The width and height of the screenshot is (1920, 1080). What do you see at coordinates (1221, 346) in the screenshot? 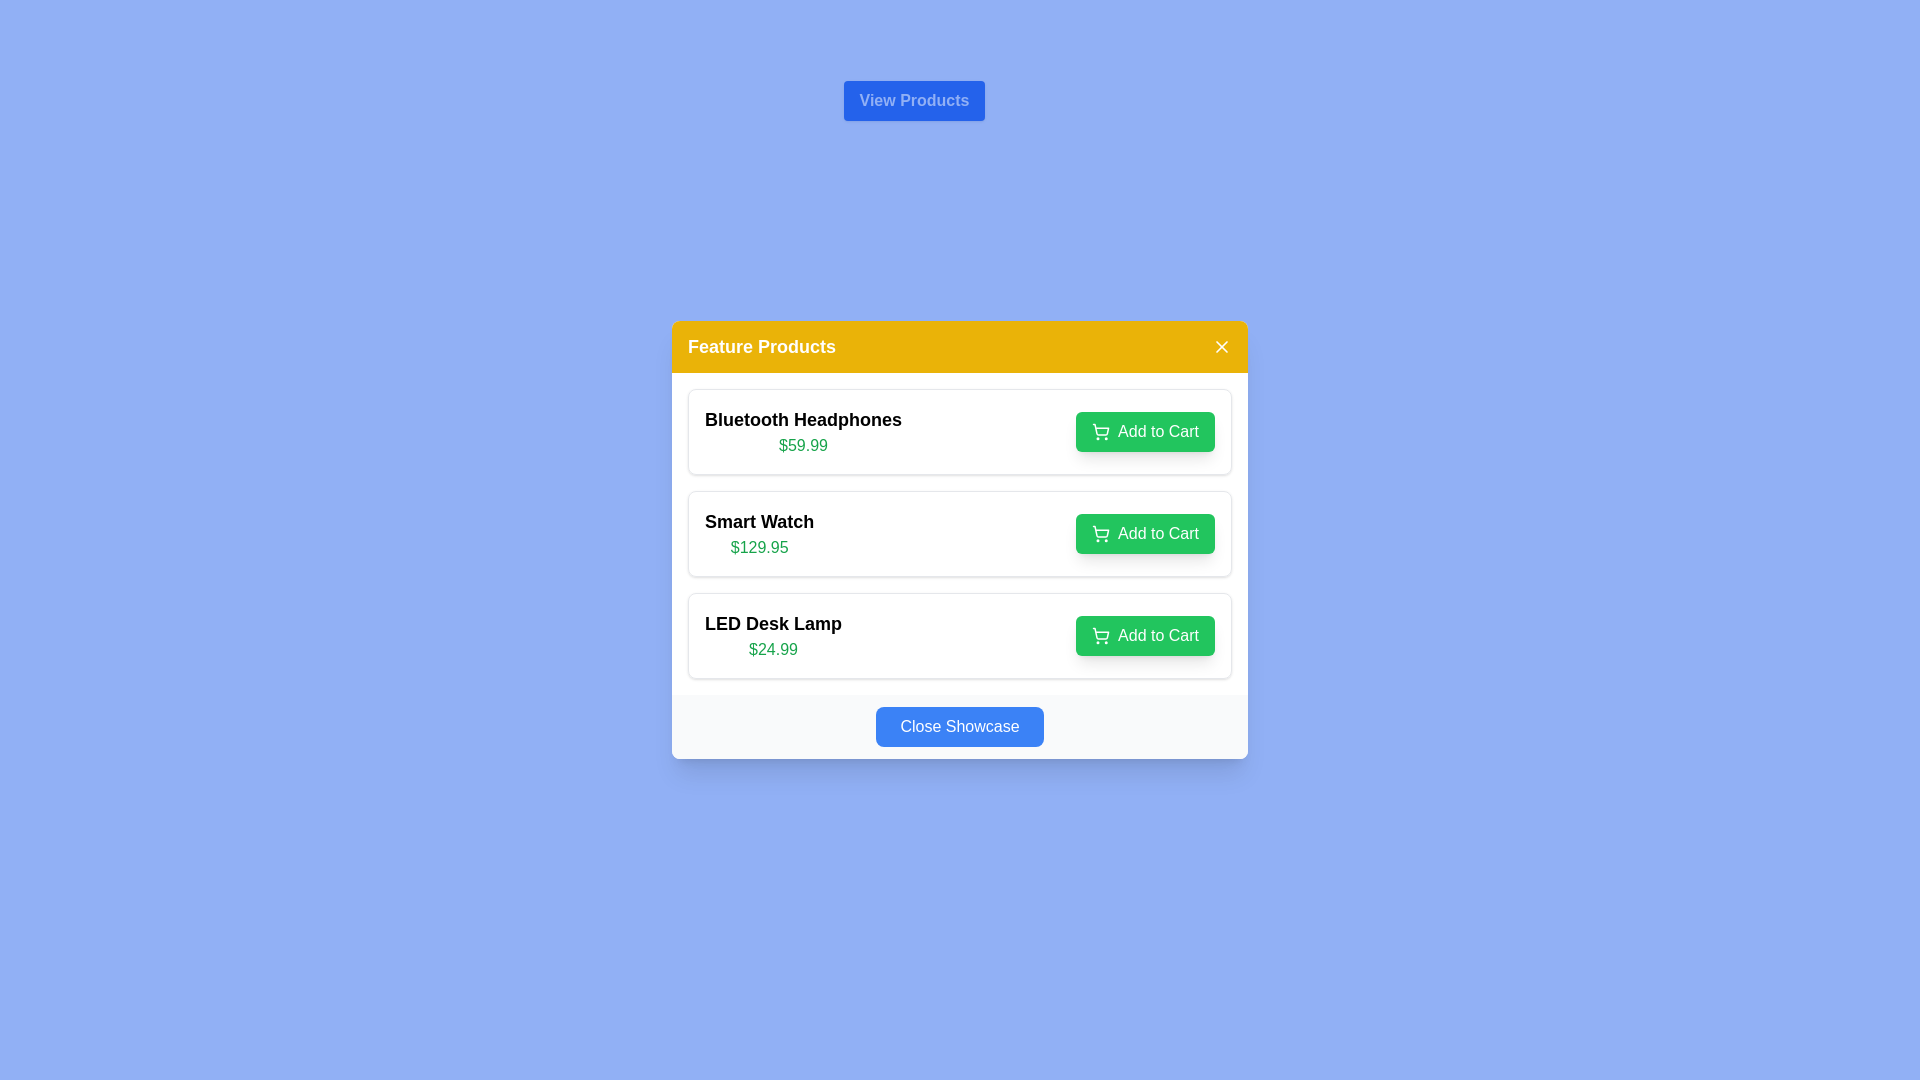
I see `the close button located at the top-right corner of the yellow header section labeled 'Feature Products'` at bounding box center [1221, 346].